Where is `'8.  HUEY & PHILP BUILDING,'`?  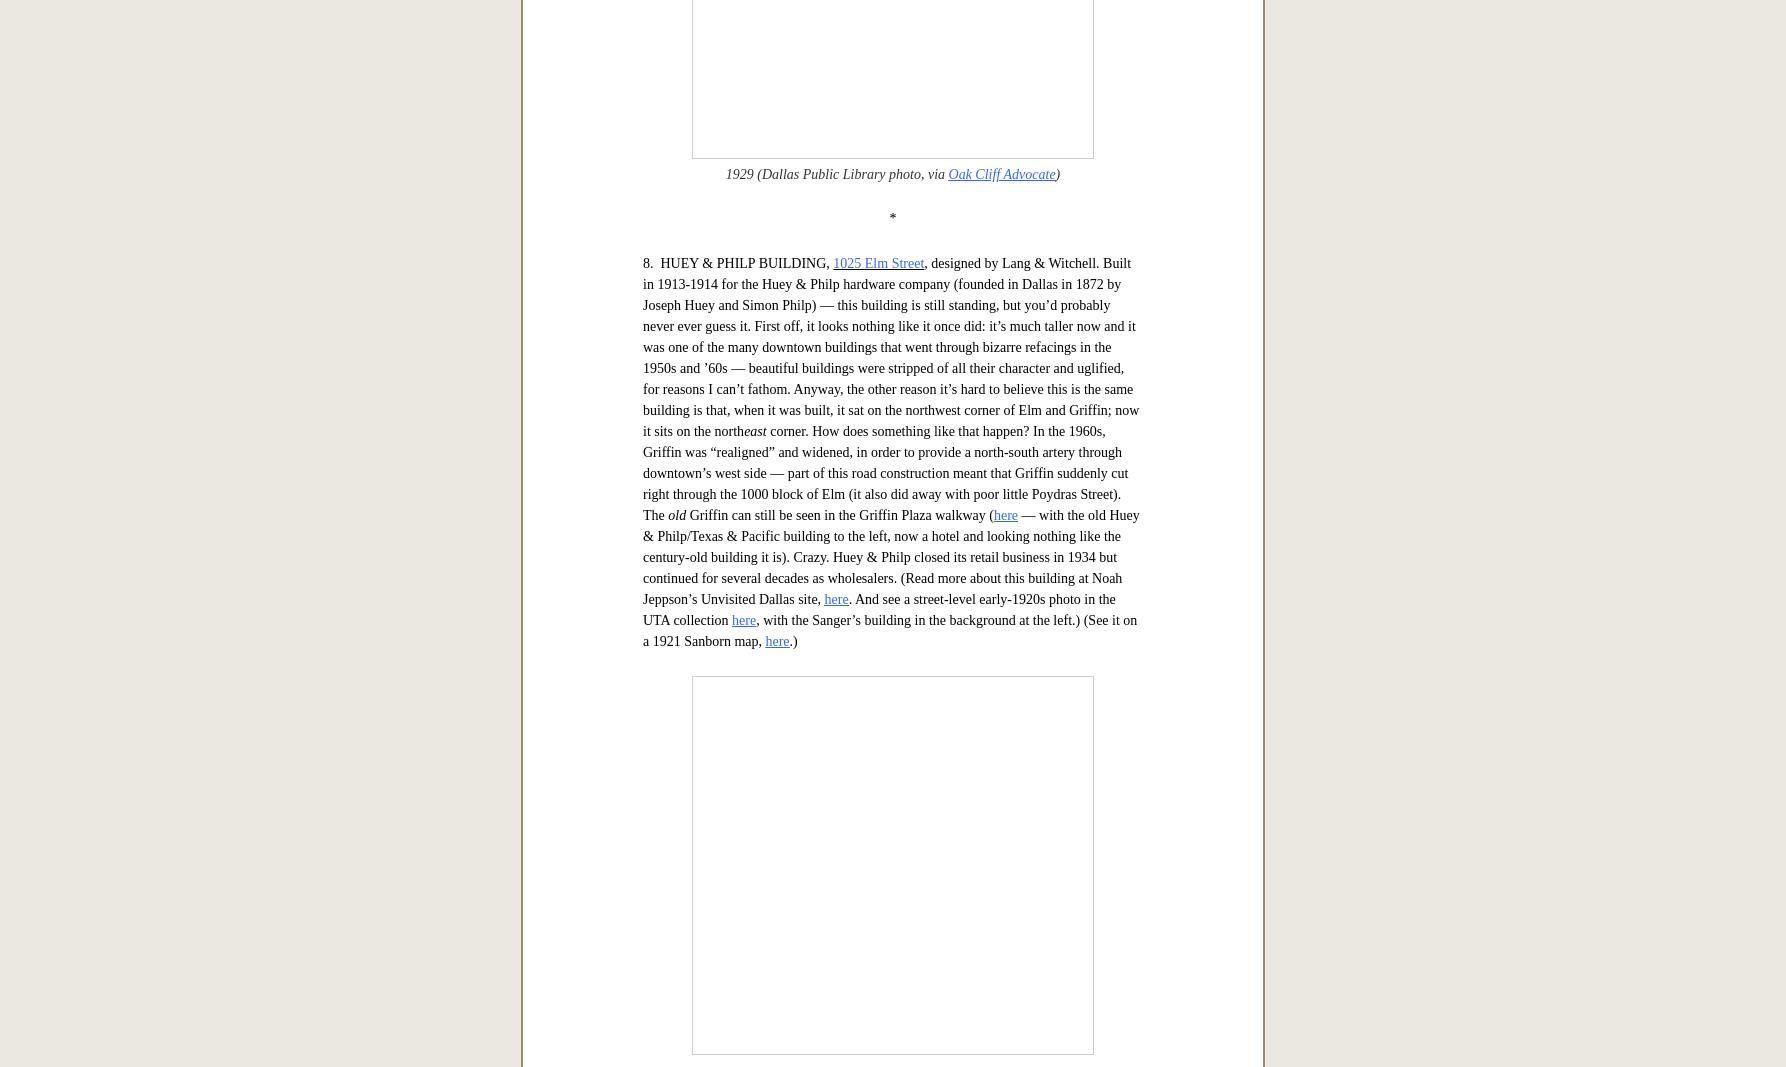 '8.  HUEY & PHILP BUILDING,' is located at coordinates (737, 891).